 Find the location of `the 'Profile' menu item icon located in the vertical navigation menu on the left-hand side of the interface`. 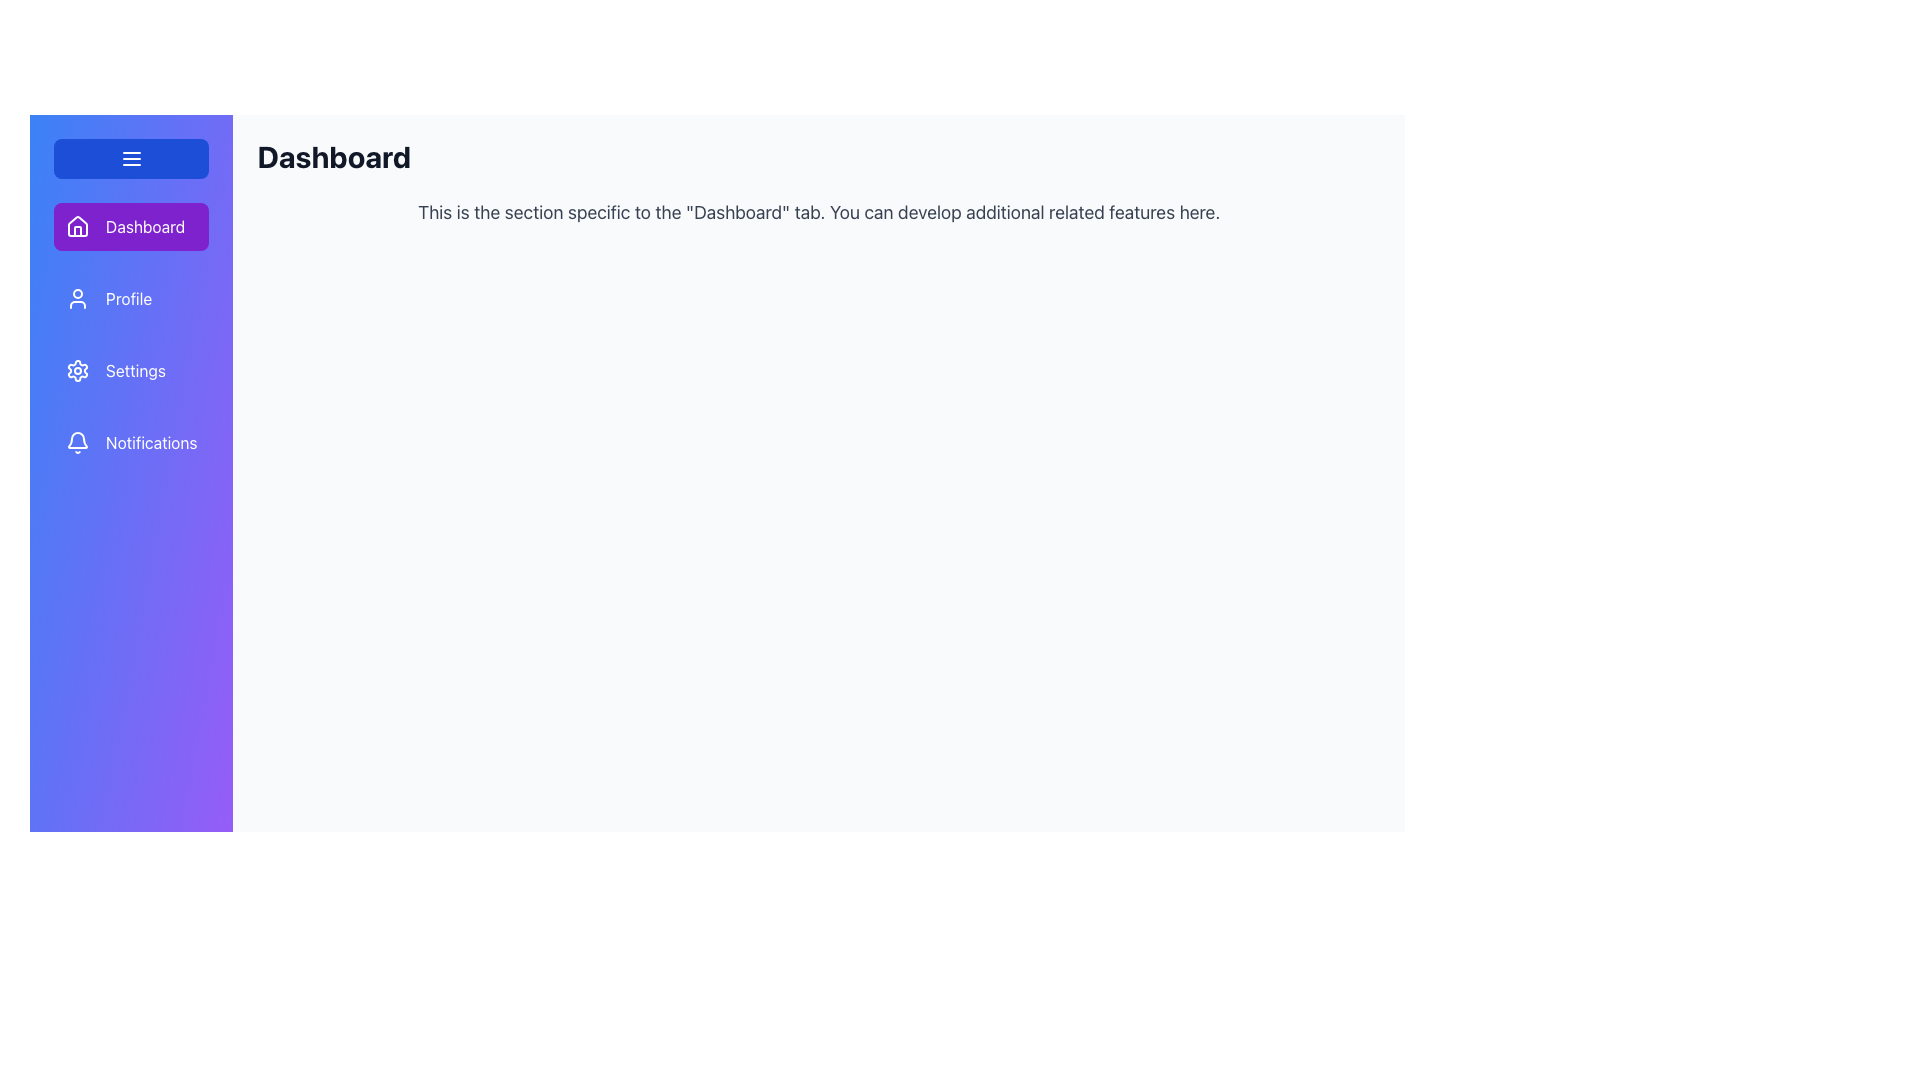

the 'Profile' menu item icon located in the vertical navigation menu on the left-hand side of the interface is located at coordinates (77, 299).